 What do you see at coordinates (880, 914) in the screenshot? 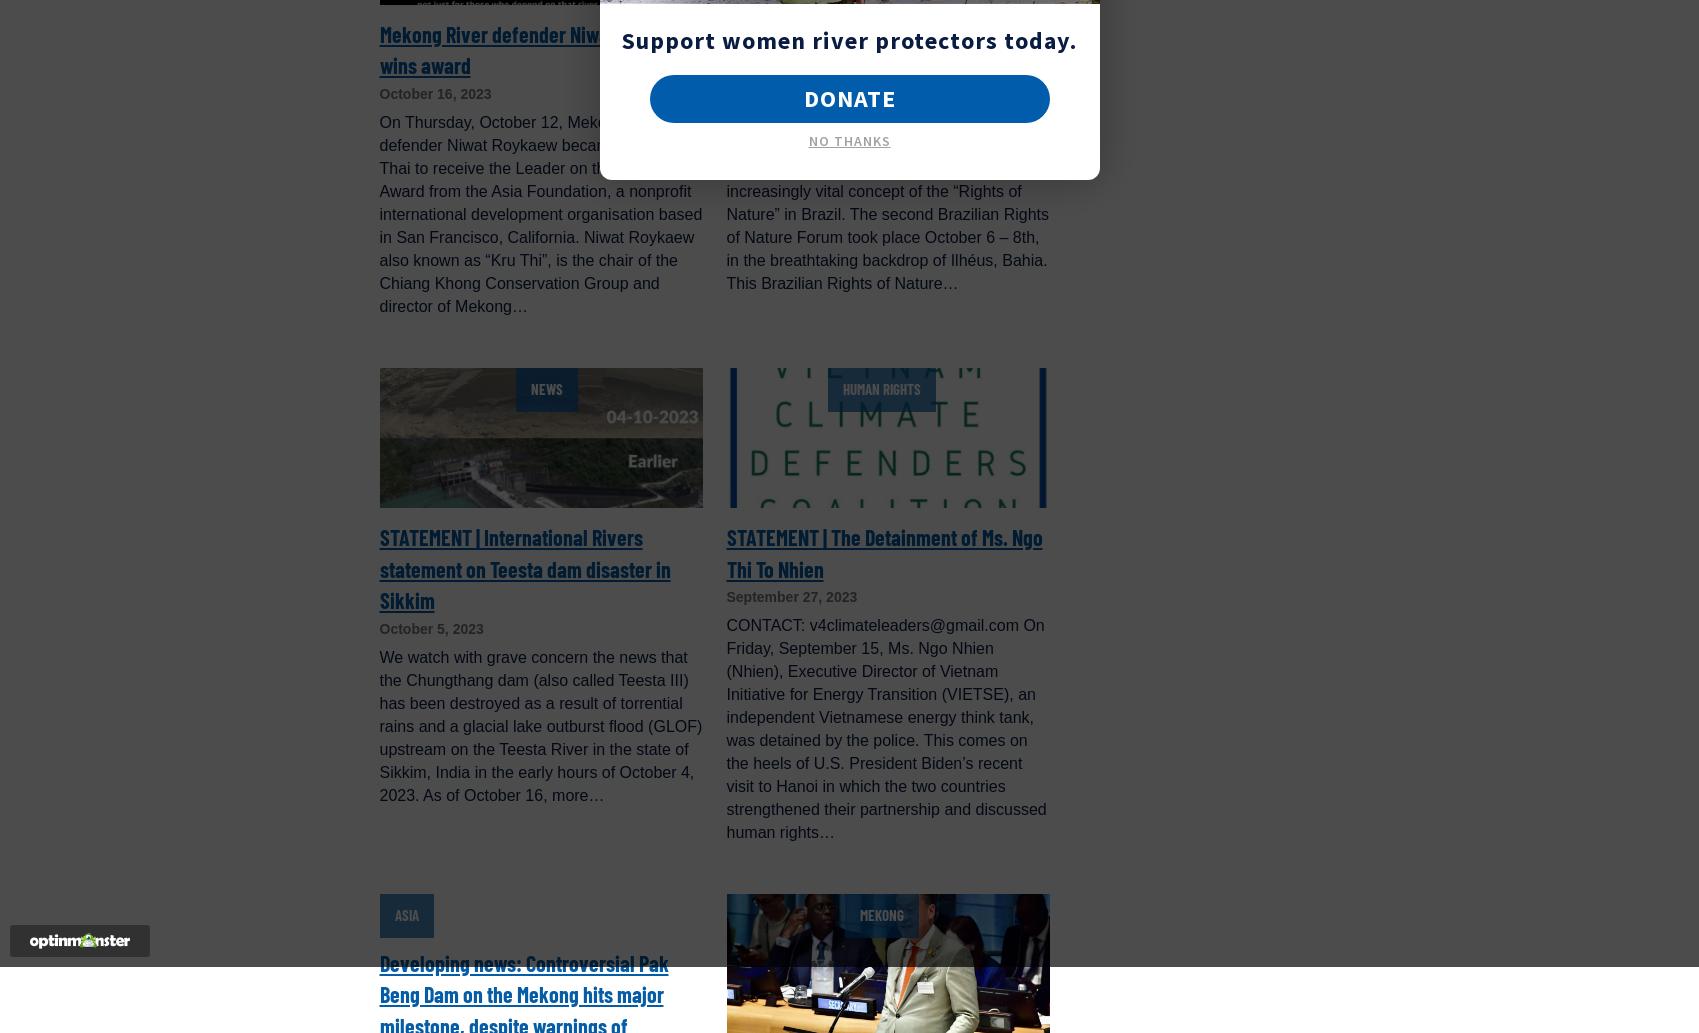
I see `'Mekong'` at bounding box center [880, 914].